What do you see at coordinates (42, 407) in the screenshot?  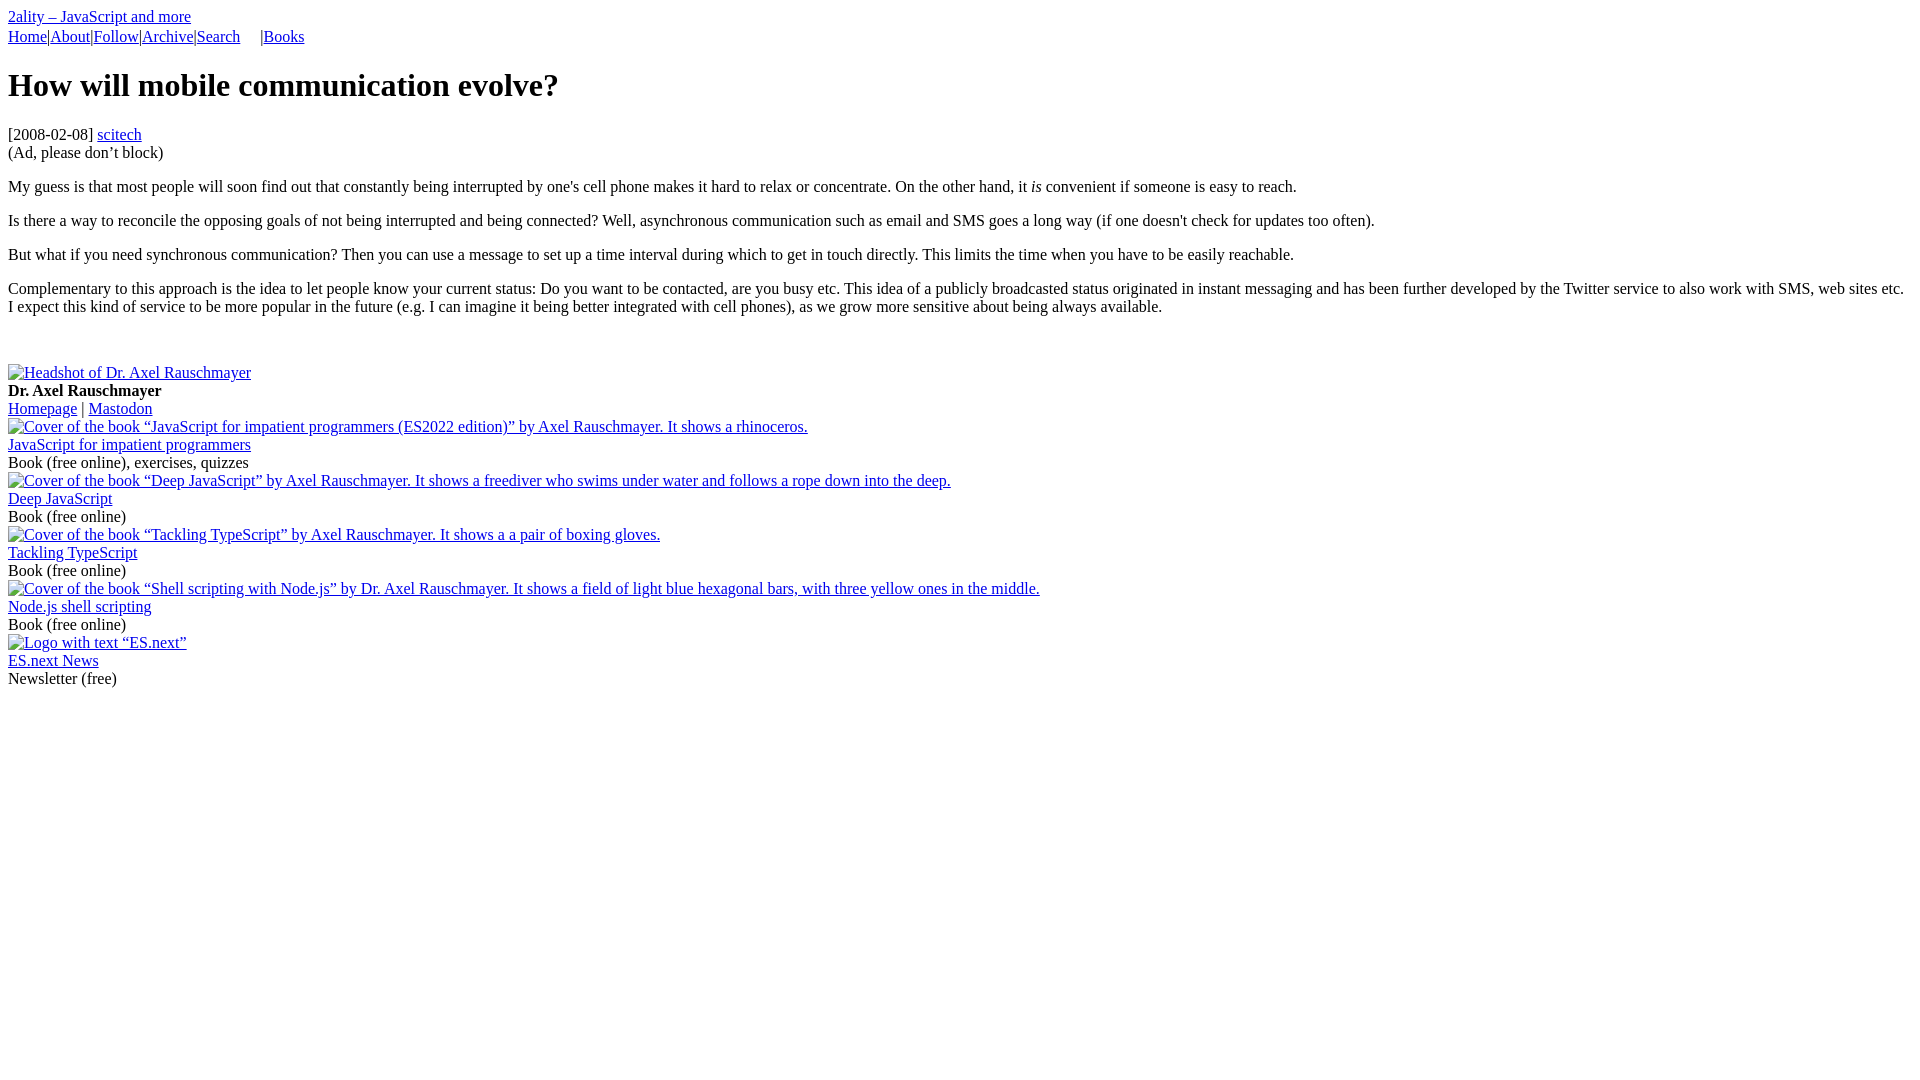 I see `'Homepage'` at bounding box center [42, 407].